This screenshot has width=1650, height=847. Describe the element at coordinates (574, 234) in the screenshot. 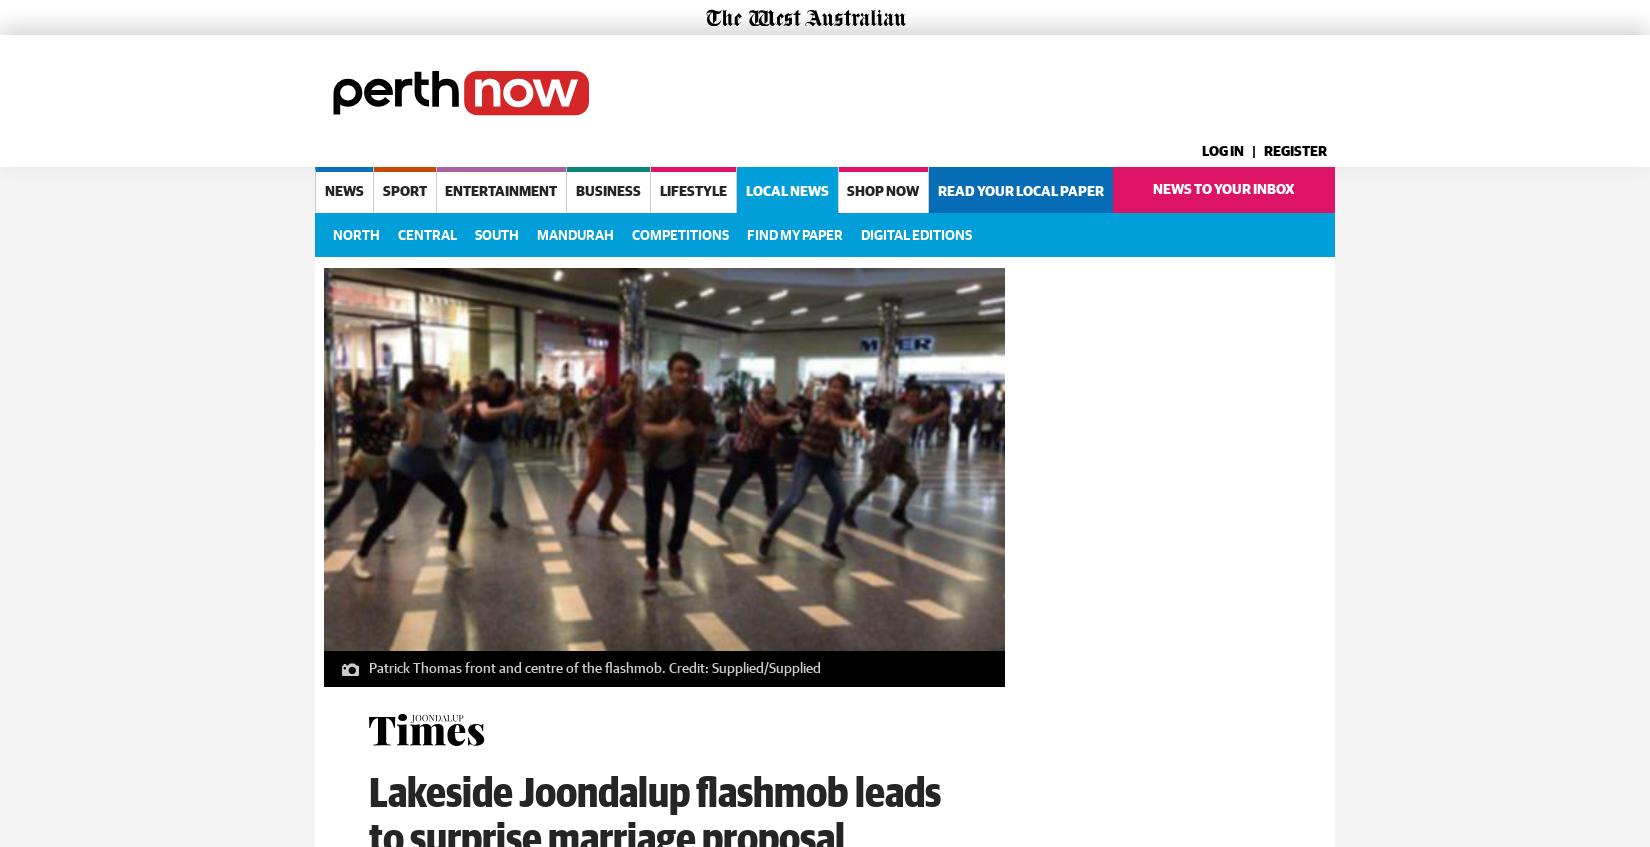

I see `'Mandurah'` at that location.